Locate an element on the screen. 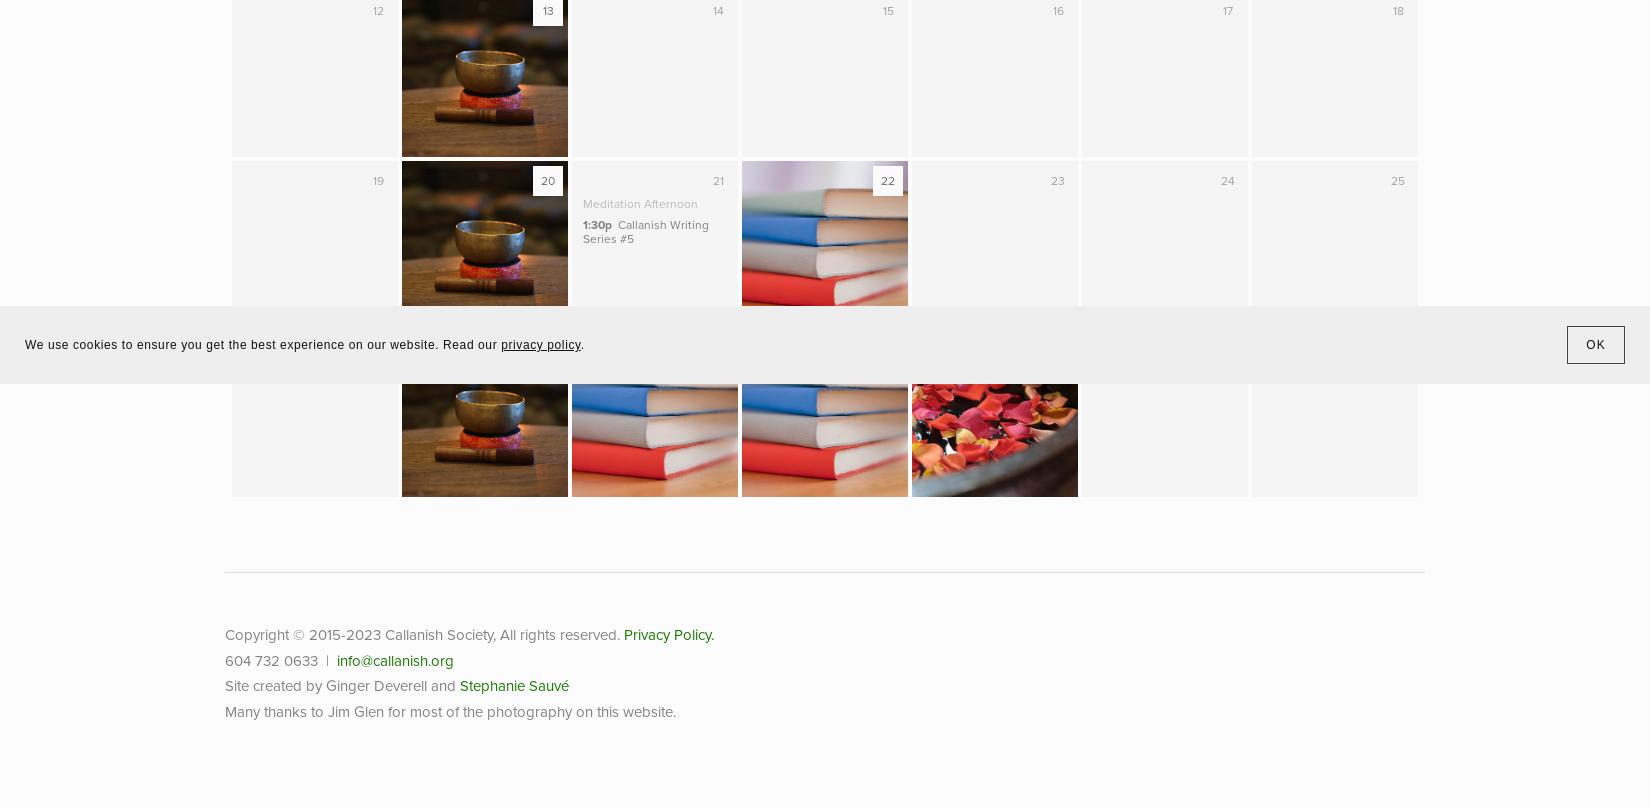 The width and height of the screenshot is (1650, 808). 'Copyright © 2015-2023 Callanish Society, All rights reserved.' is located at coordinates (423, 635).